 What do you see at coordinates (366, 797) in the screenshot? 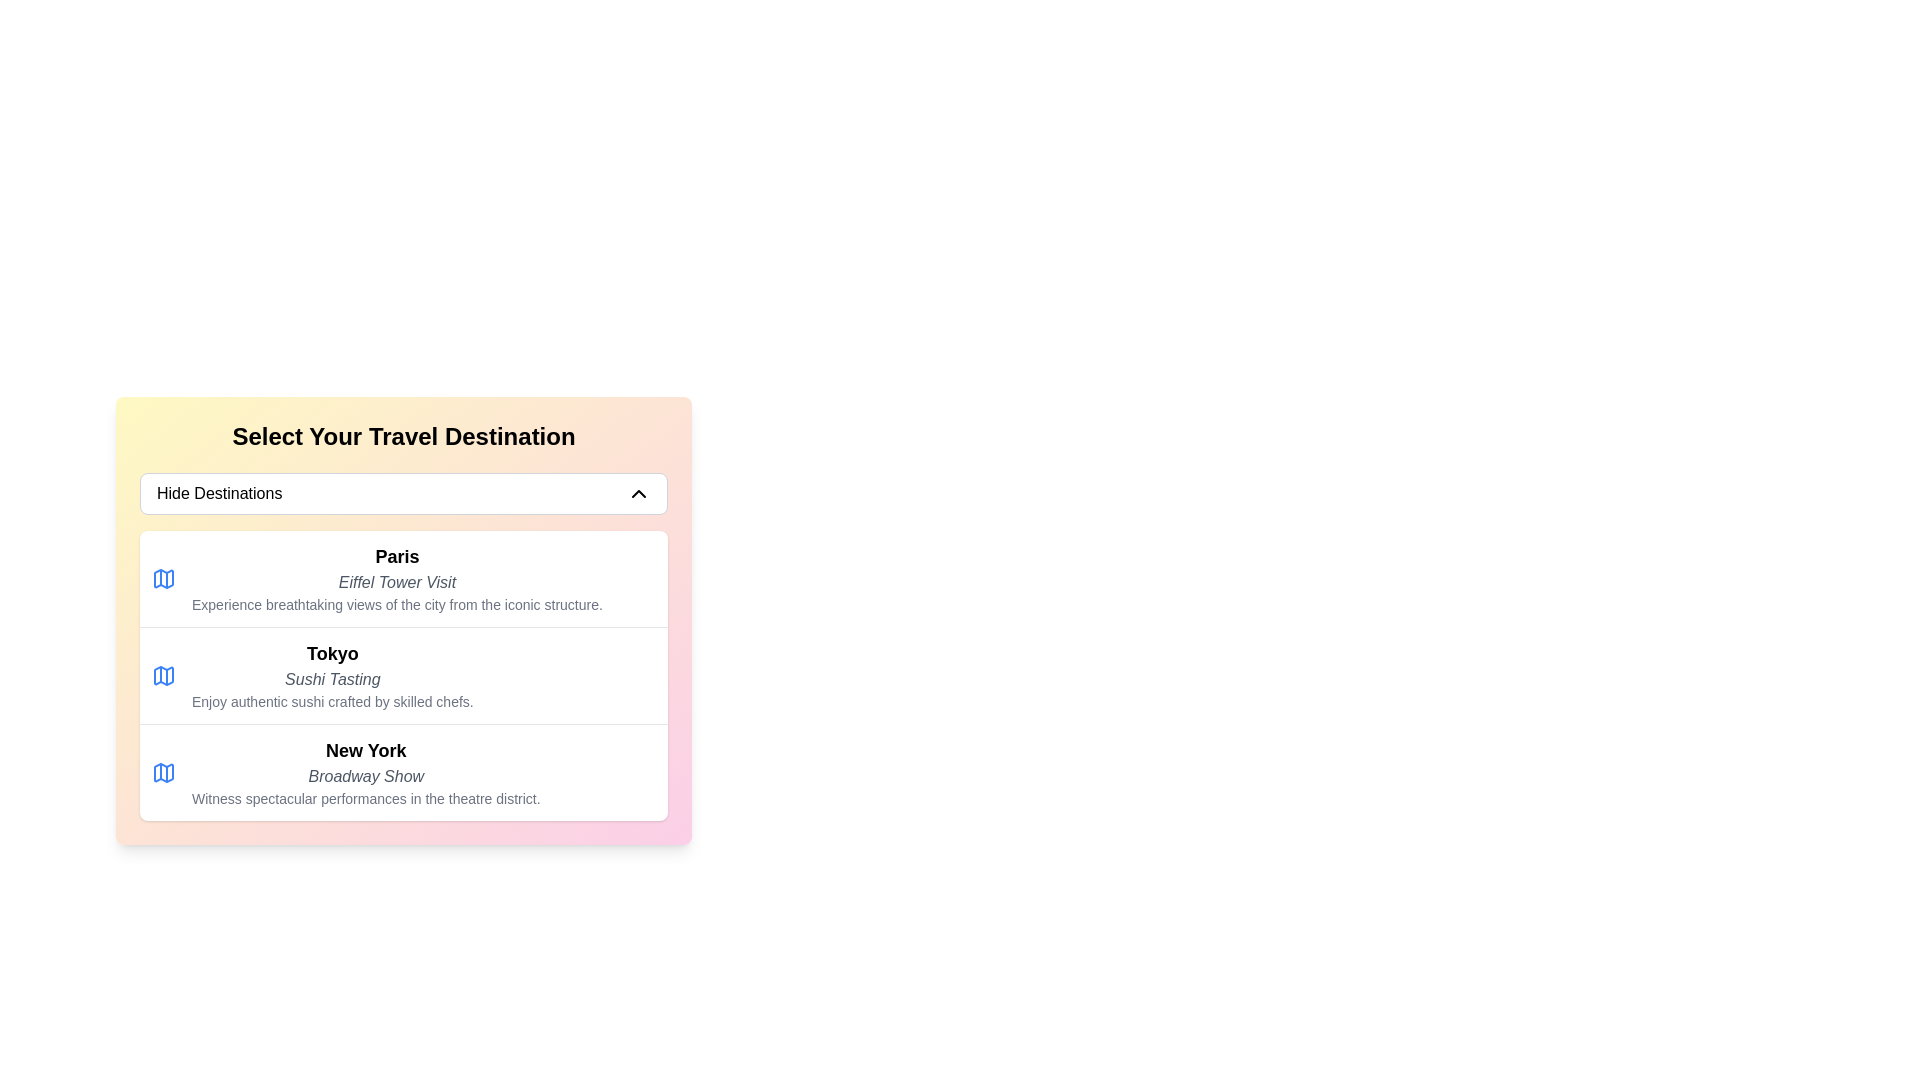
I see `the static text element that reads 'Witness spectacular performances in the theatre district.' located under the label 'New York Broadway Show' in the card for the New York destination` at bounding box center [366, 797].